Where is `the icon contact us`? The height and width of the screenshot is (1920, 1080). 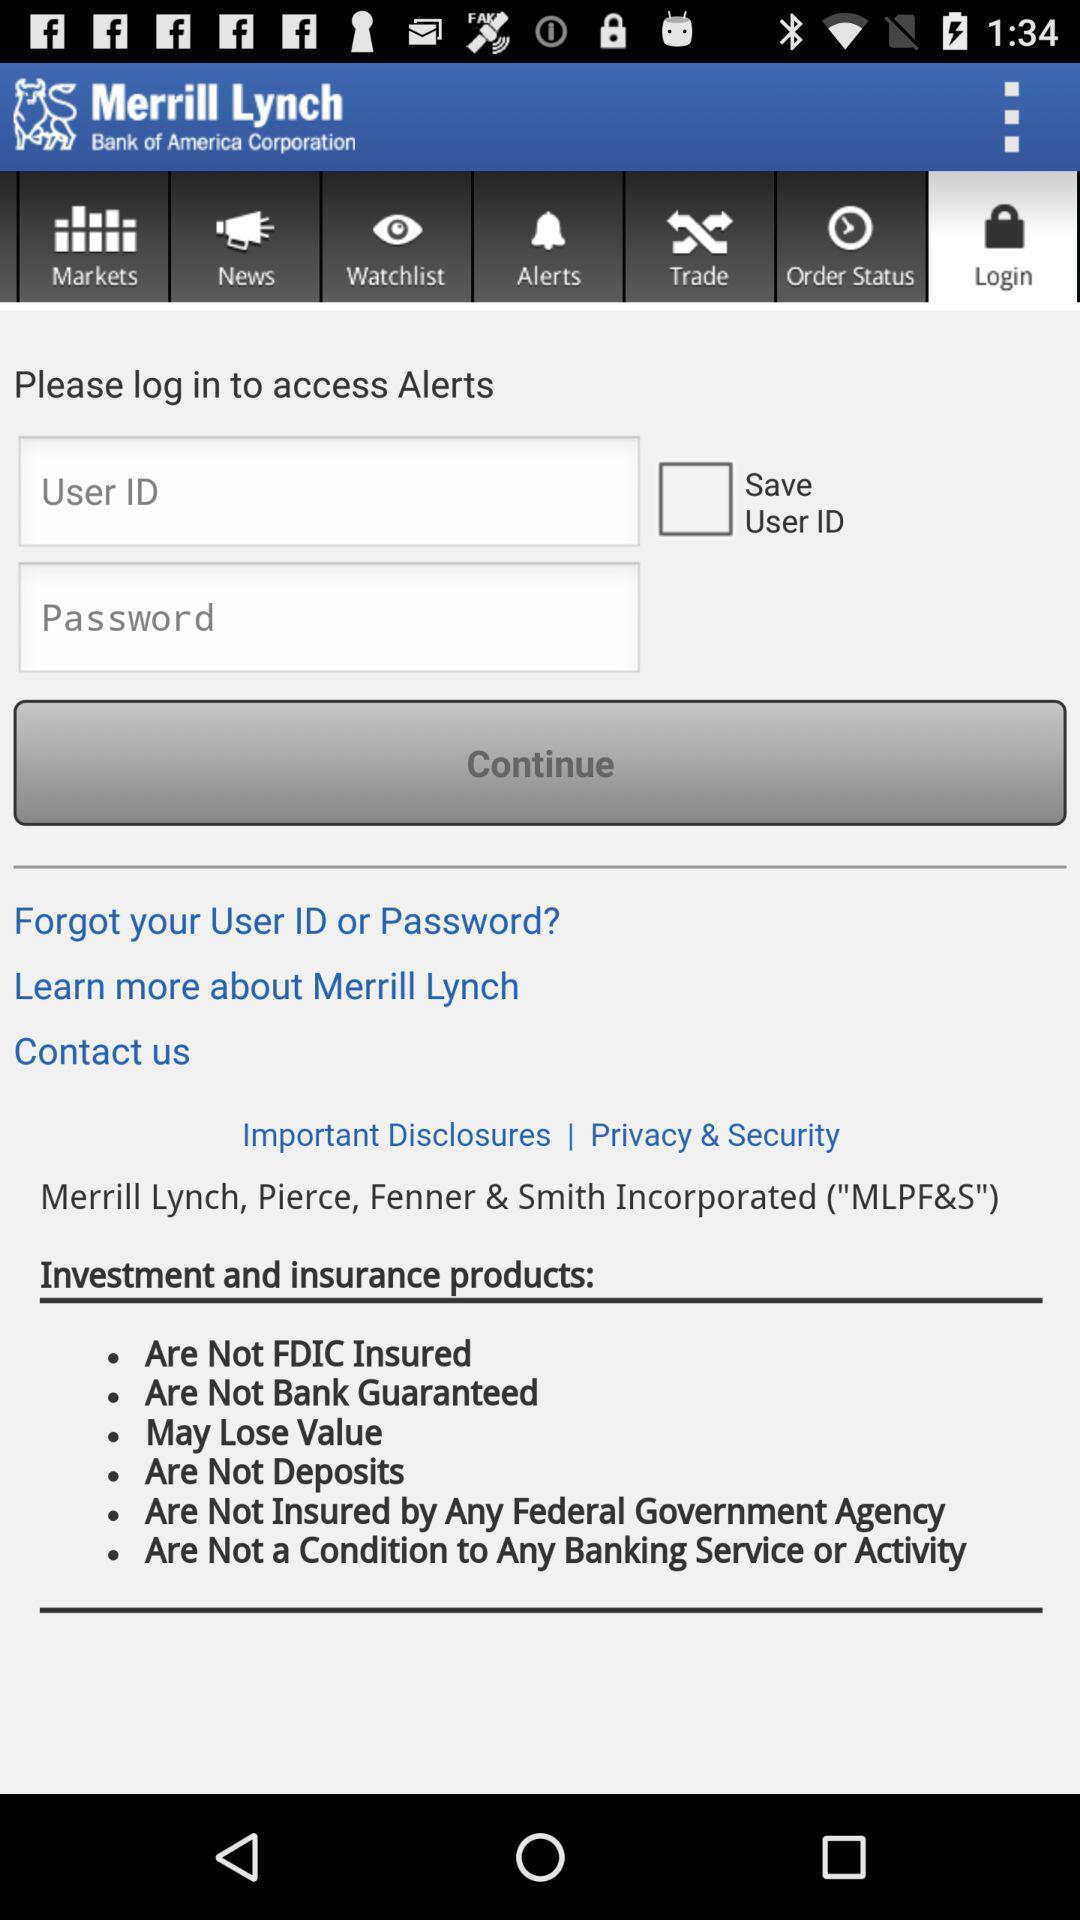
the icon contact us is located at coordinates (108, 1056).